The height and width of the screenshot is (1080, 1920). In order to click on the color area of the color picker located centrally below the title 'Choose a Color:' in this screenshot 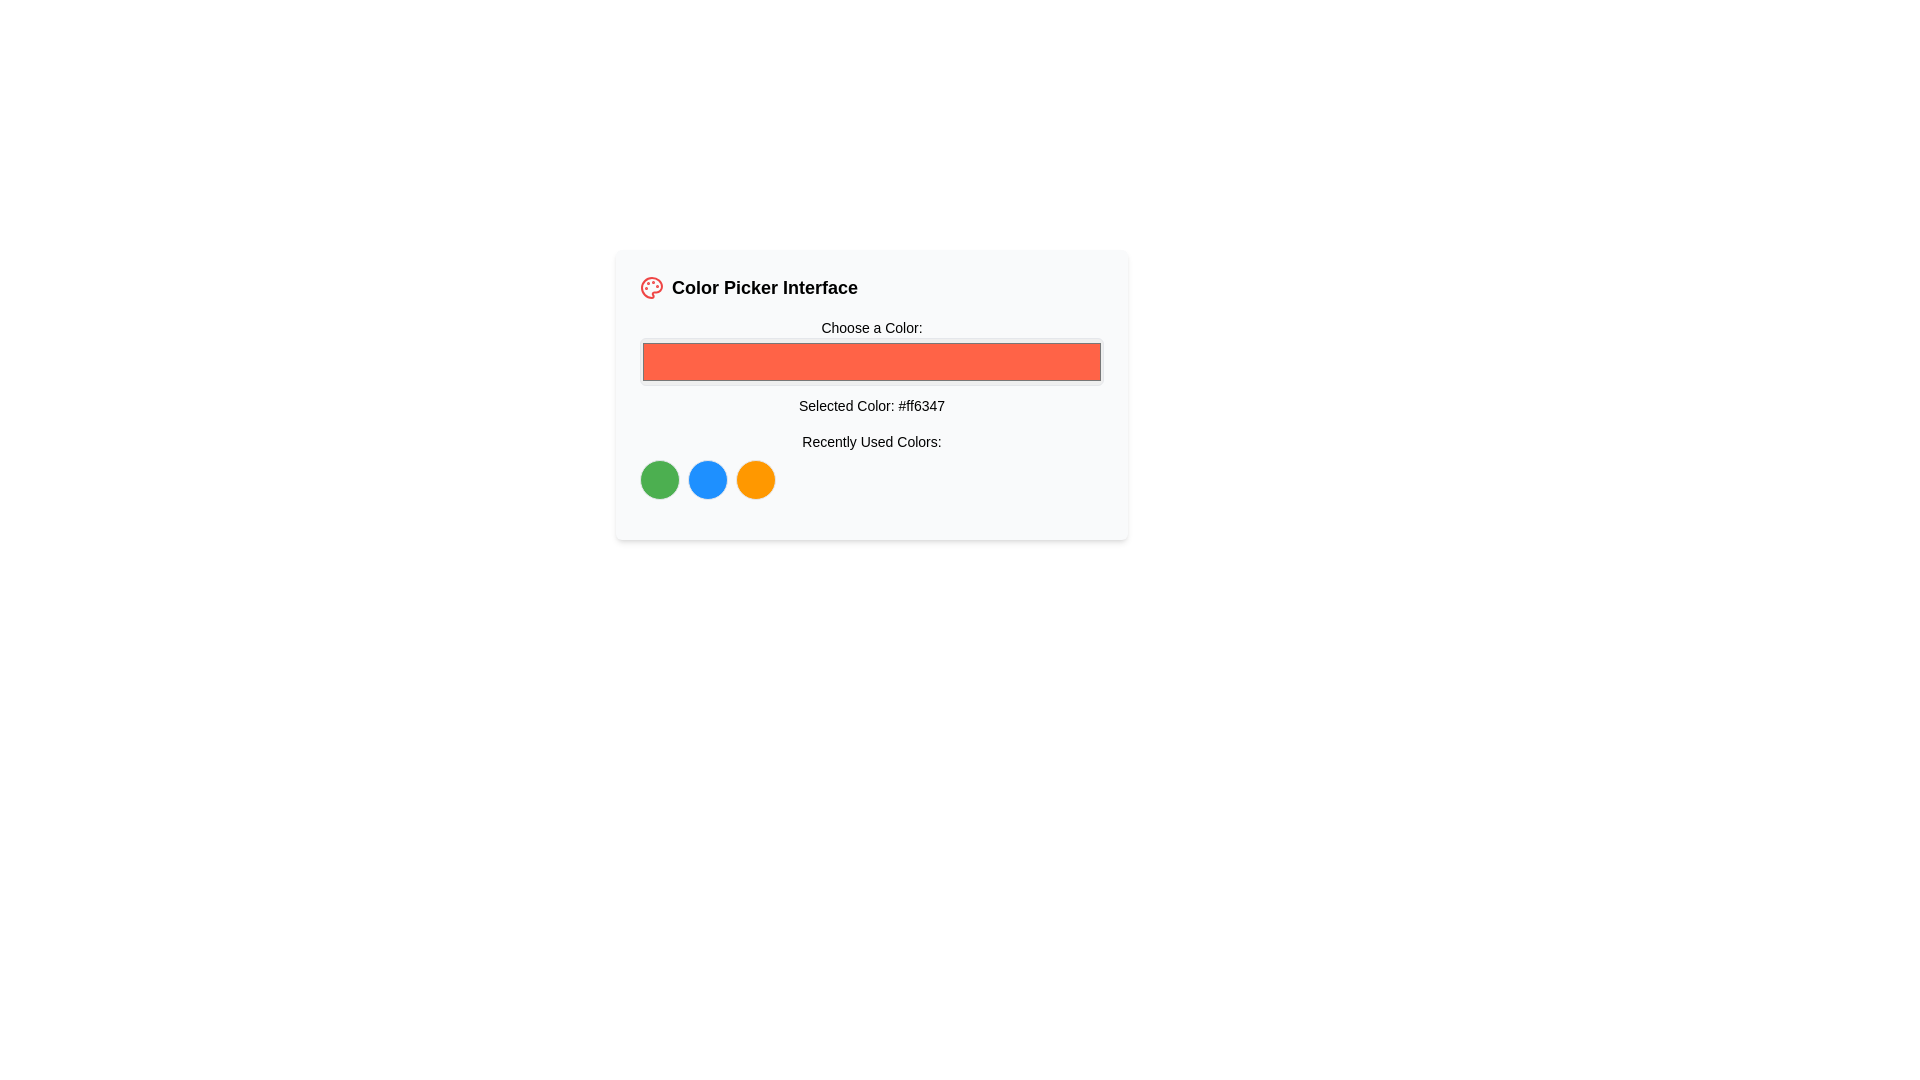, I will do `click(872, 366)`.